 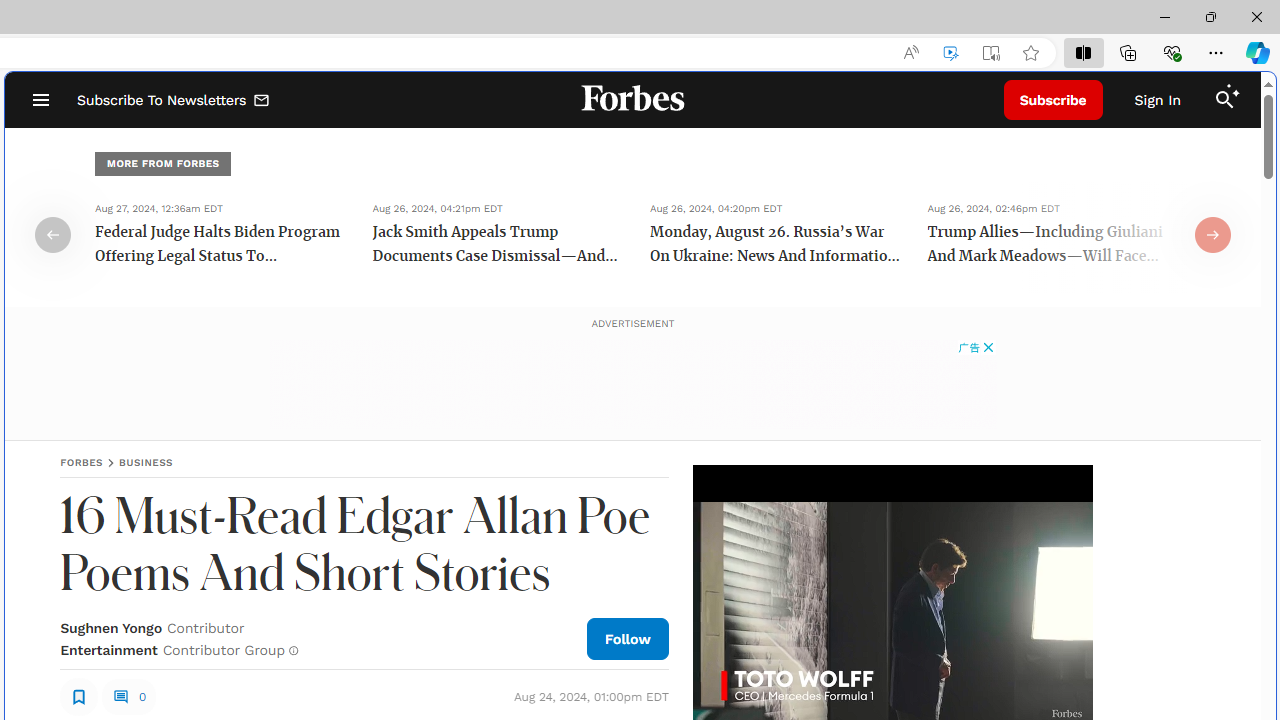 What do you see at coordinates (1211, 233) in the screenshot?
I see `'Class: fs-icon fs-icon--arrow-right'` at bounding box center [1211, 233].